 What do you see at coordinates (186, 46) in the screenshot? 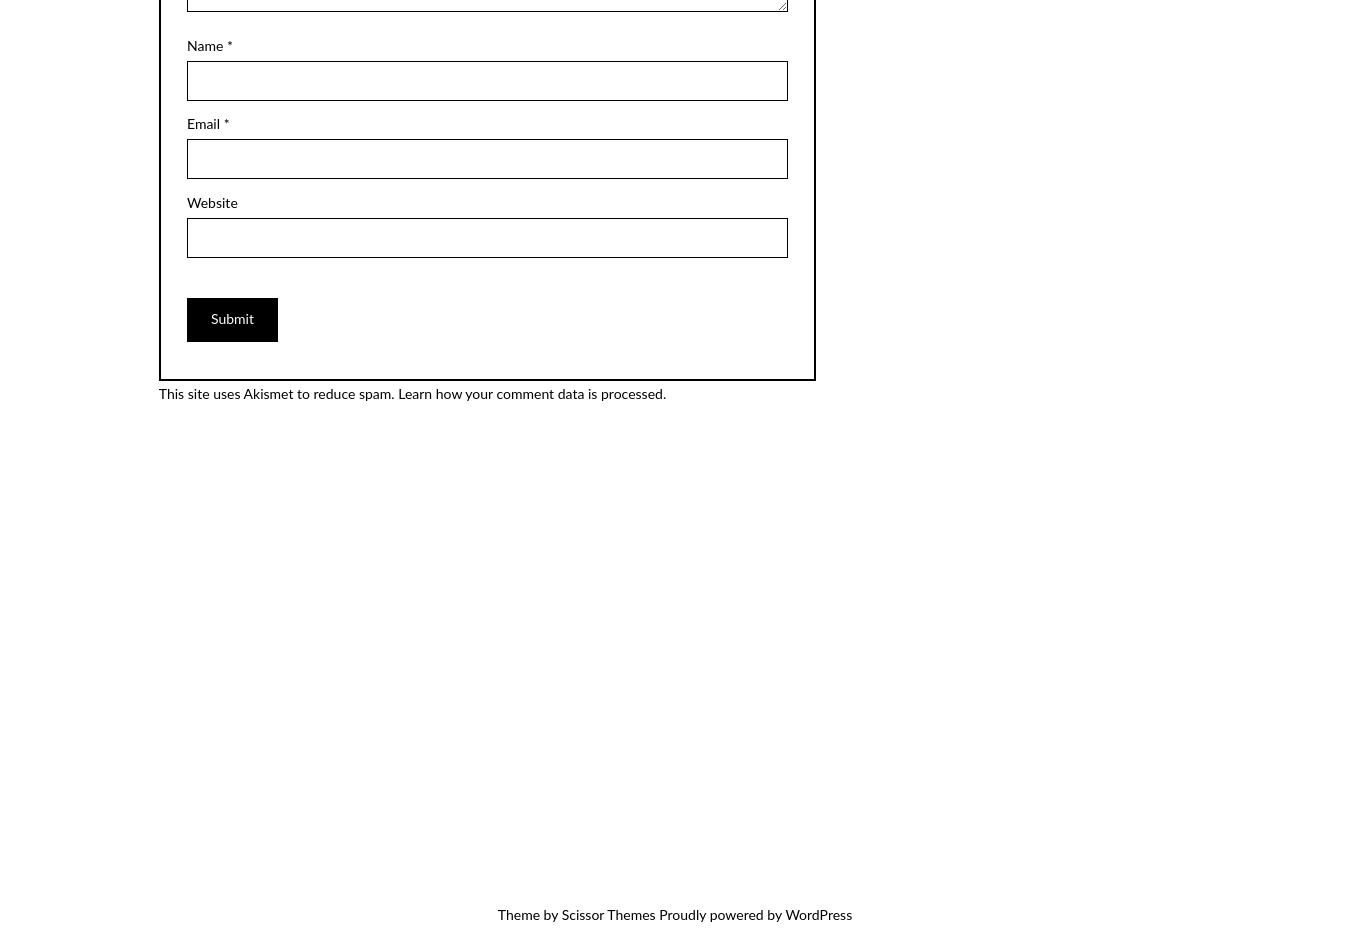
I see `'Name'` at bounding box center [186, 46].